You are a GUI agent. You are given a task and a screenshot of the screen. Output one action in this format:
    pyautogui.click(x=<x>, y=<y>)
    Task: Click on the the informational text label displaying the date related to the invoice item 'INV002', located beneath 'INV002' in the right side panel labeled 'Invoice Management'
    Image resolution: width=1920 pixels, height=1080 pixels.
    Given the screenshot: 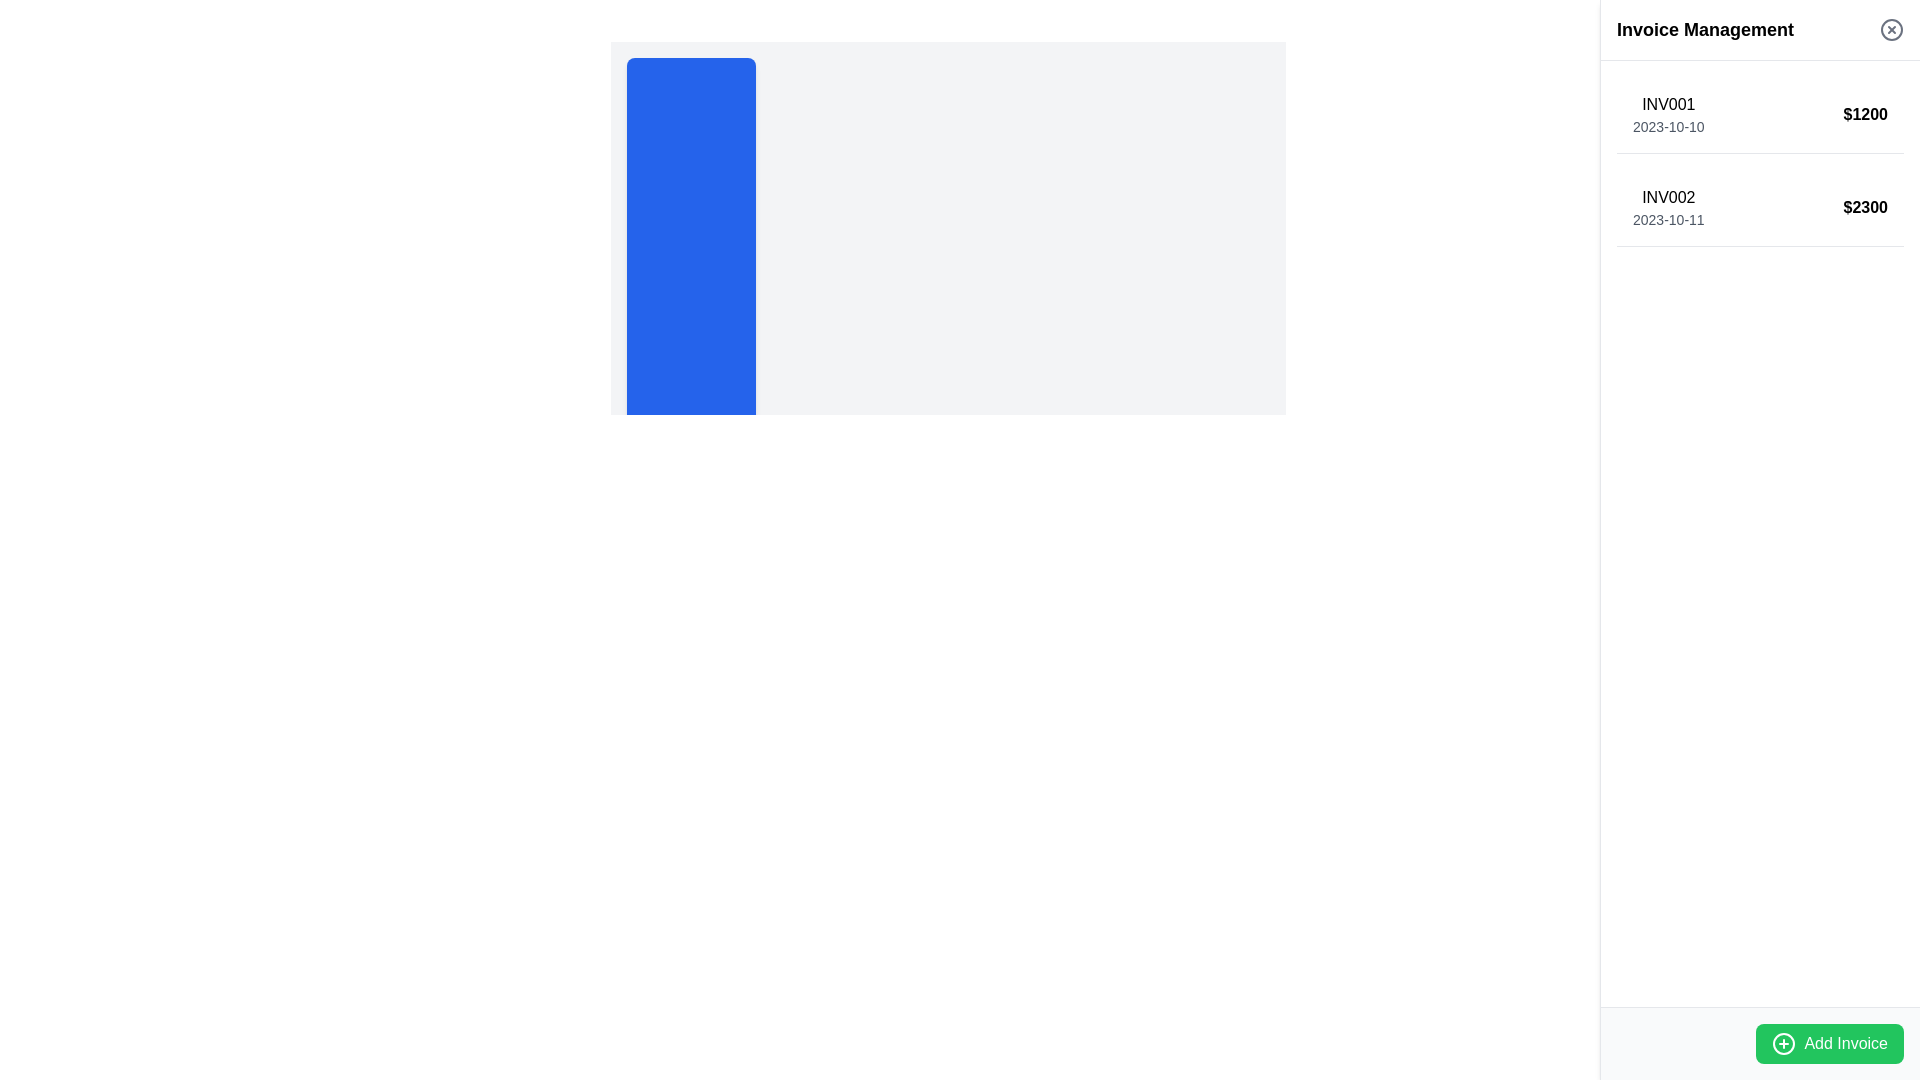 What is the action you would take?
    pyautogui.click(x=1668, y=219)
    